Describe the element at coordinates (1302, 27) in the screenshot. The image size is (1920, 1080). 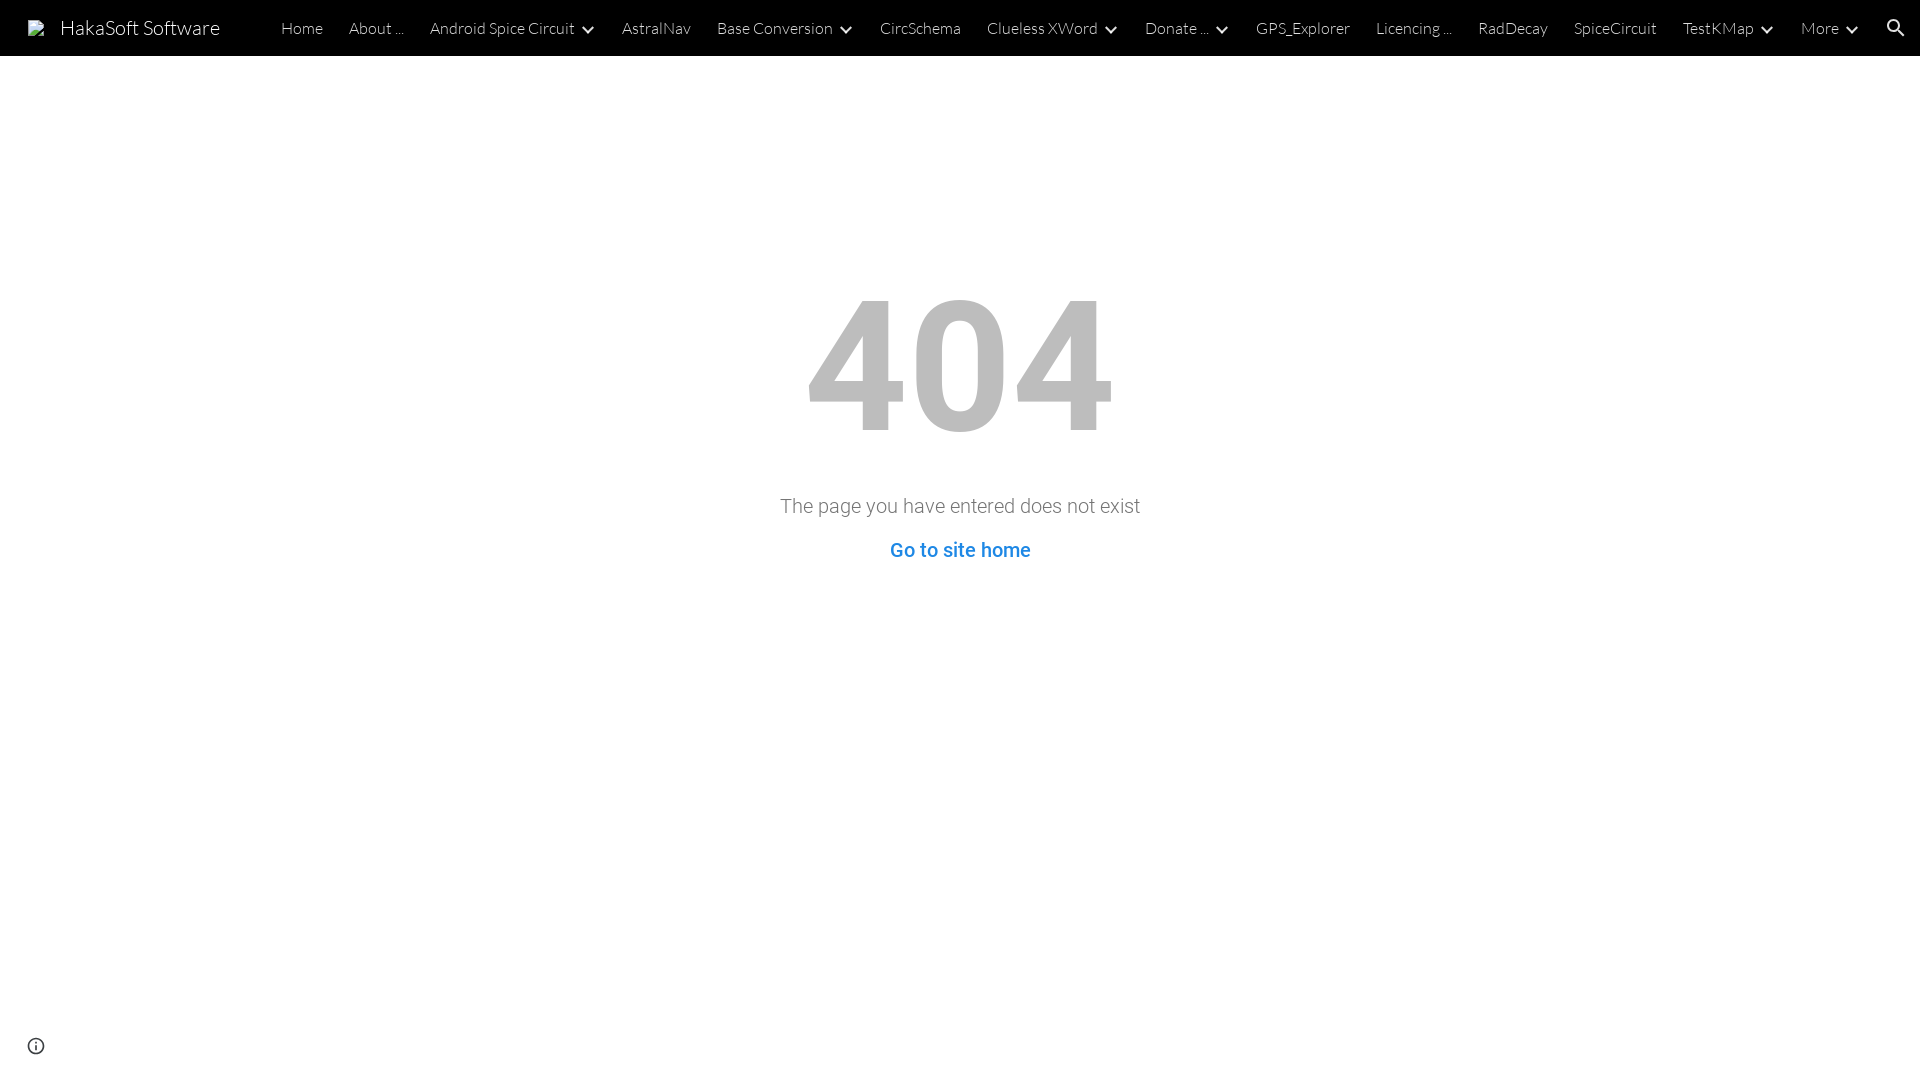
I see `'GPS_Explorer'` at that location.